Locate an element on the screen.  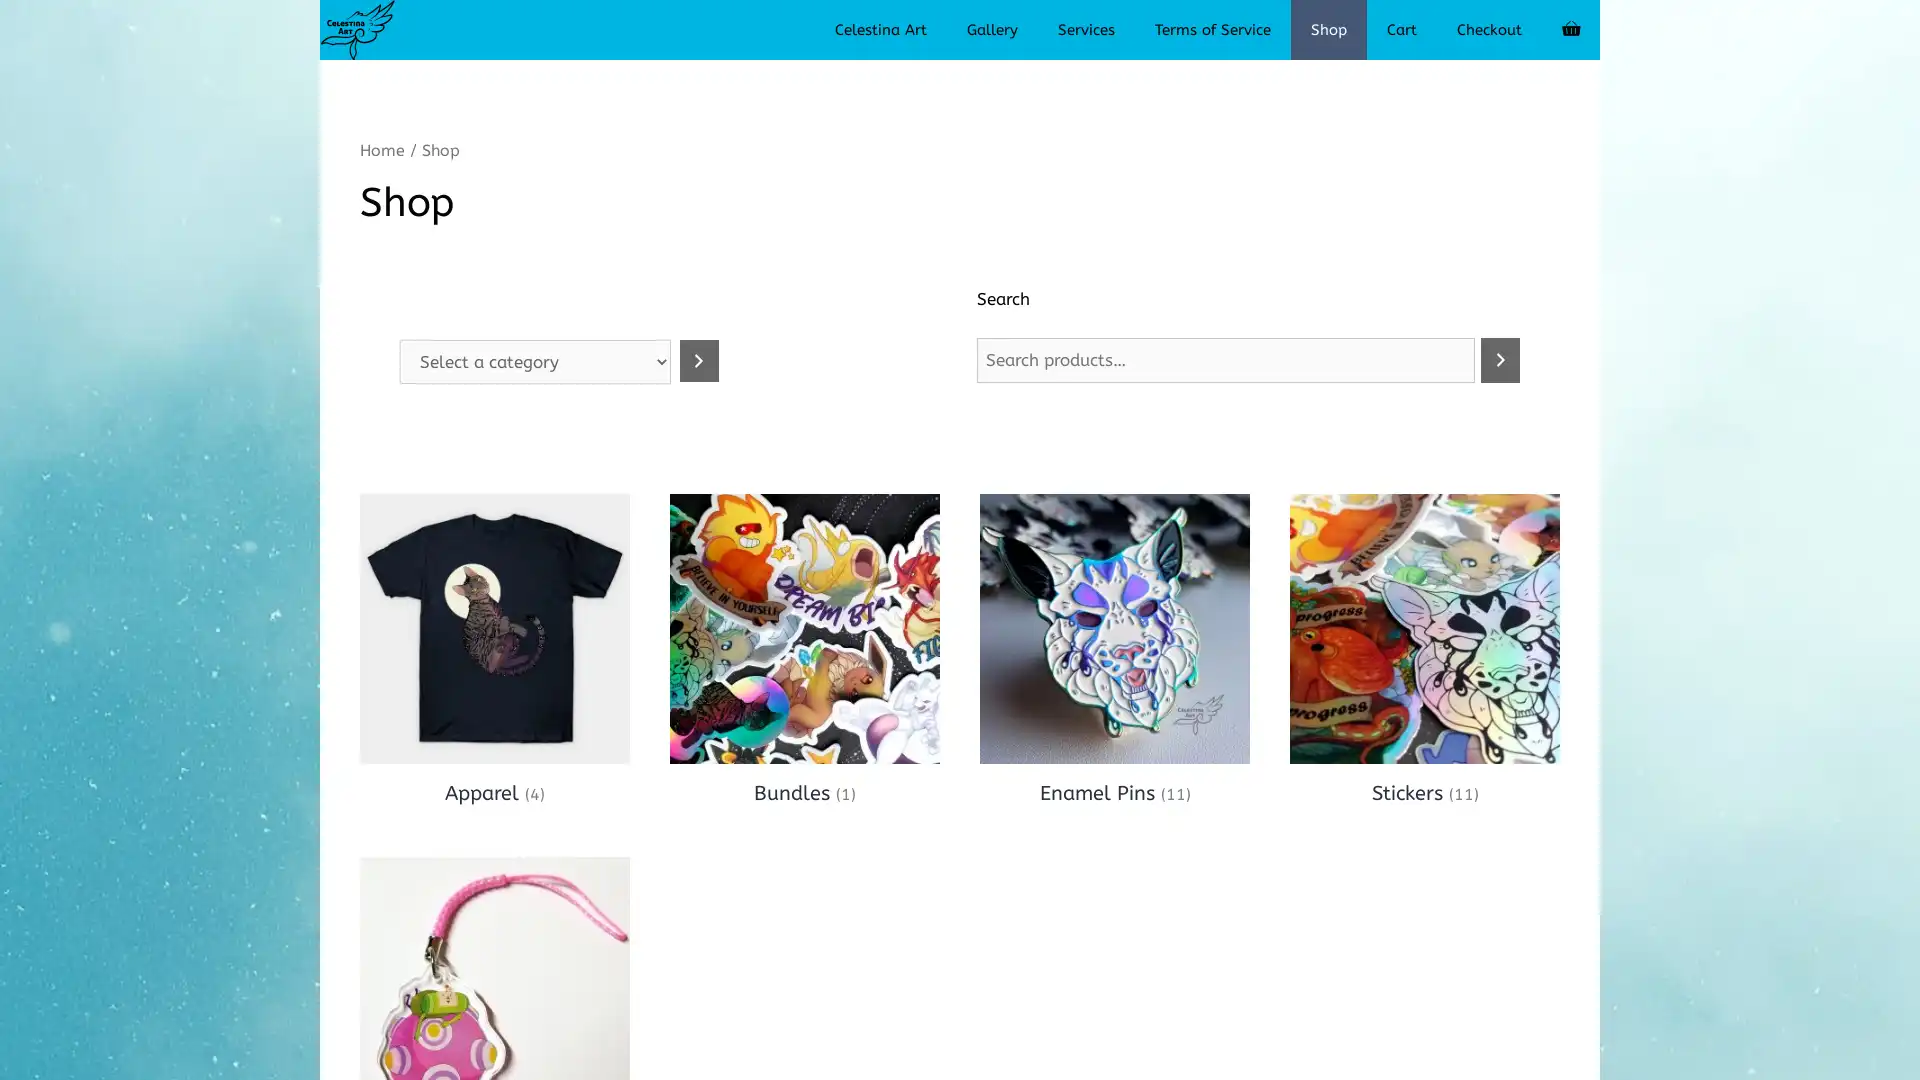
Go to category is located at coordinates (698, 361).